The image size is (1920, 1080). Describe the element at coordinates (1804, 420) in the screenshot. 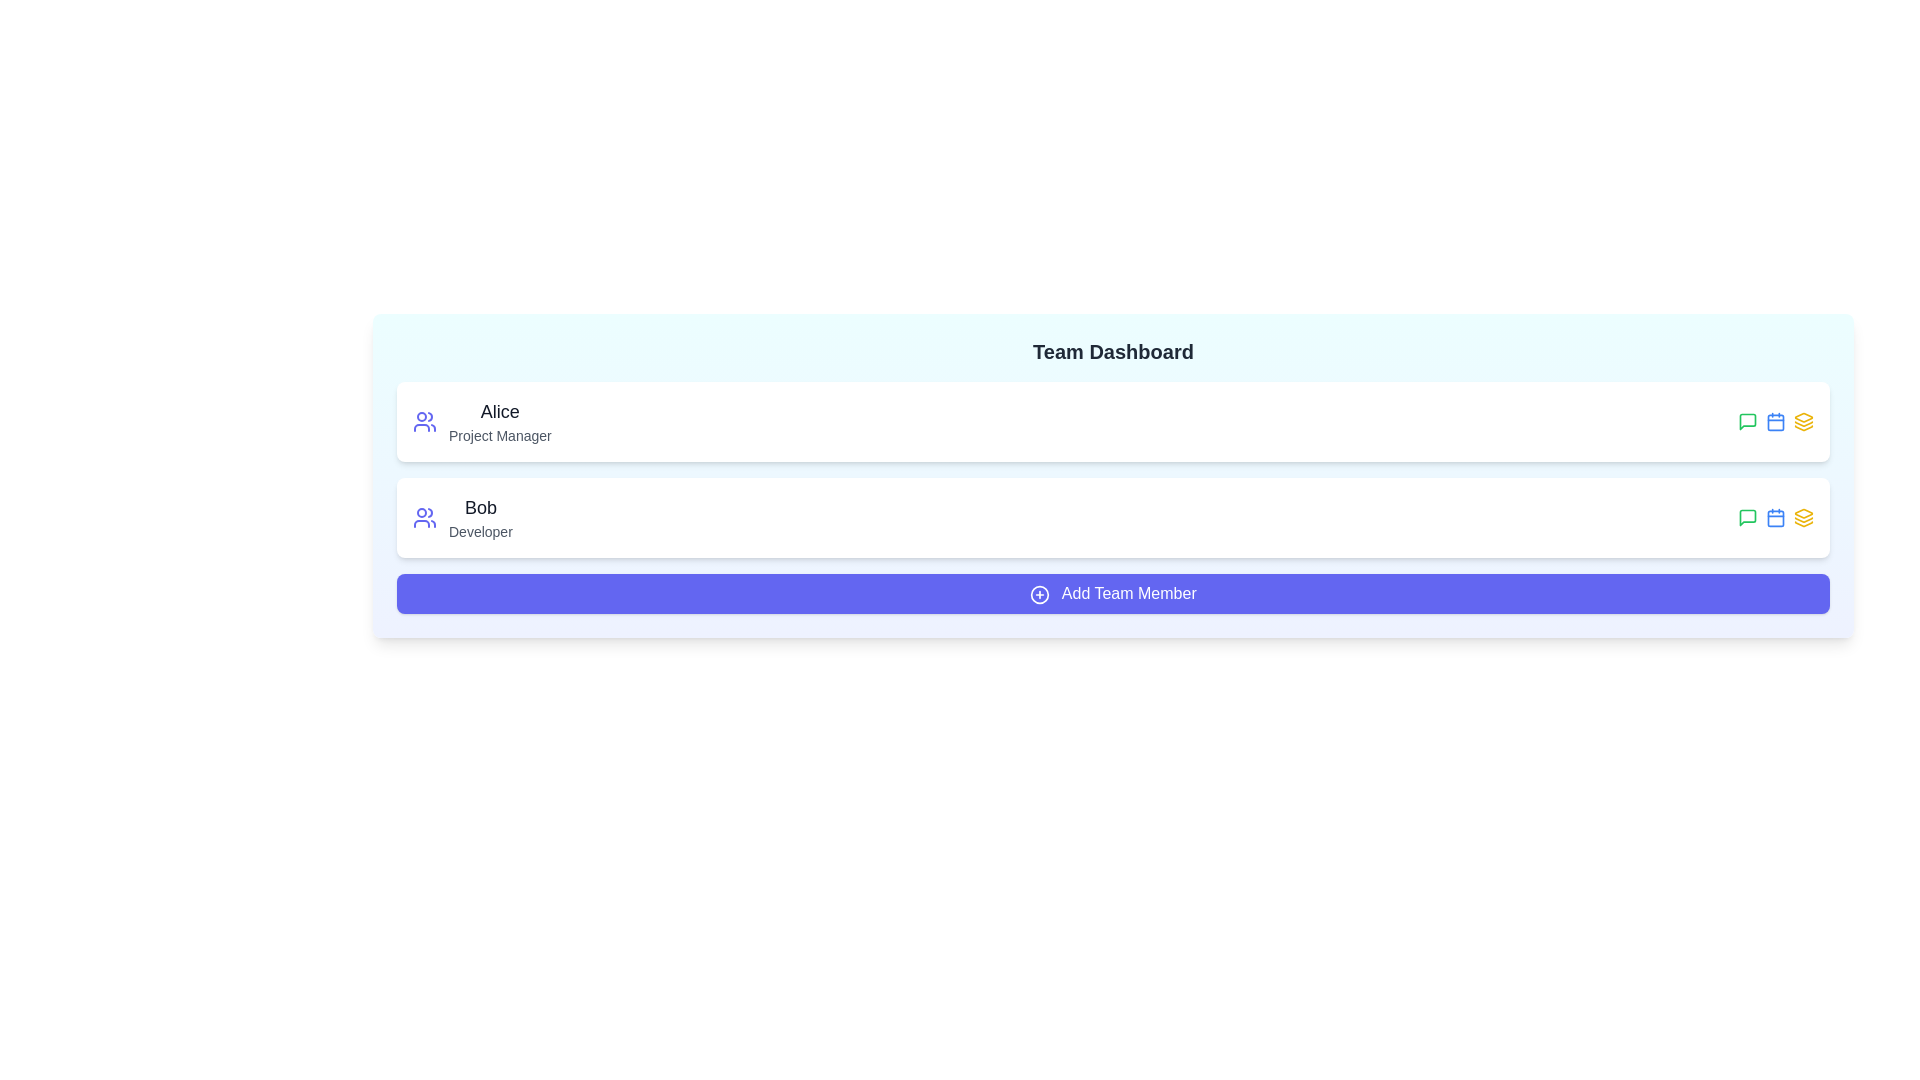

I see `the 'Details' icon, which is the third icon in a row of three icons next to the 'Bob' entry in the 'Team Dashboard'` at that location.